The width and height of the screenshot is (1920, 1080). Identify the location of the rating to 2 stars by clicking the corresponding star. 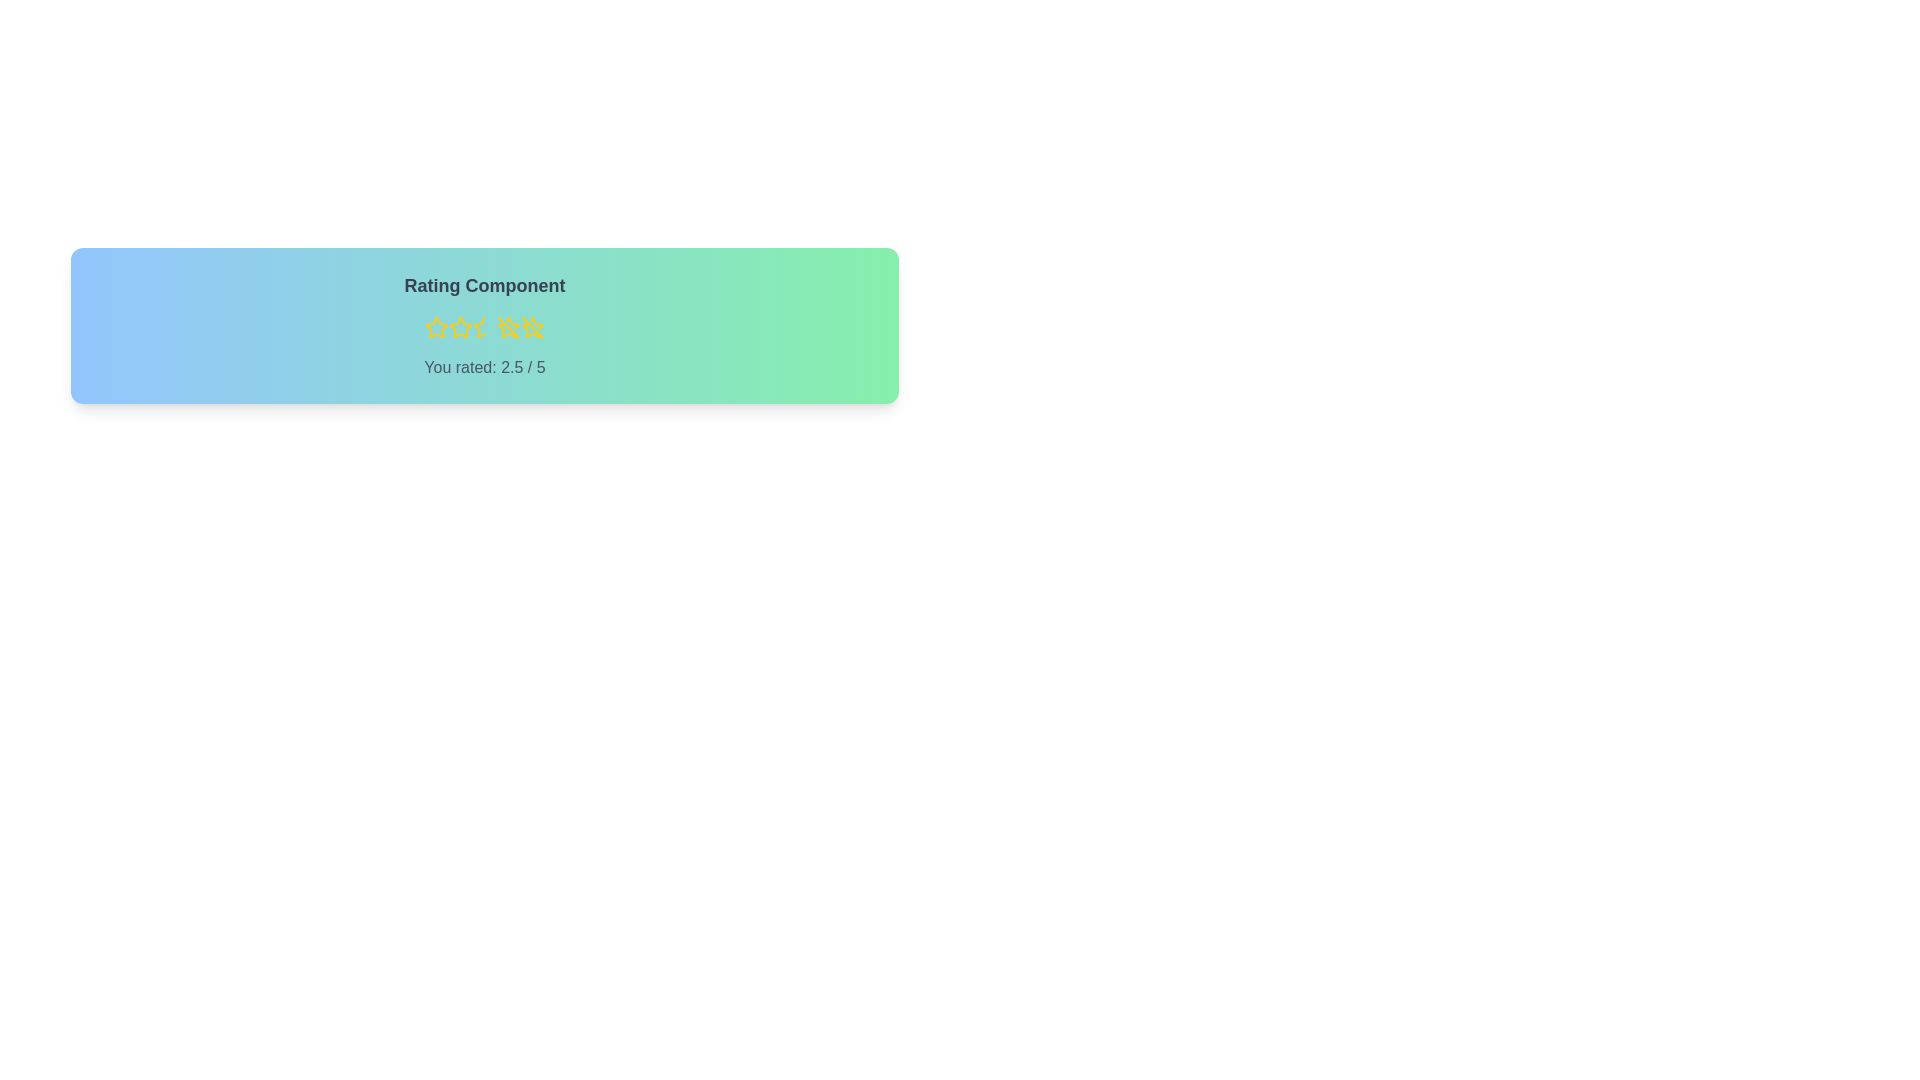
(459, 326).